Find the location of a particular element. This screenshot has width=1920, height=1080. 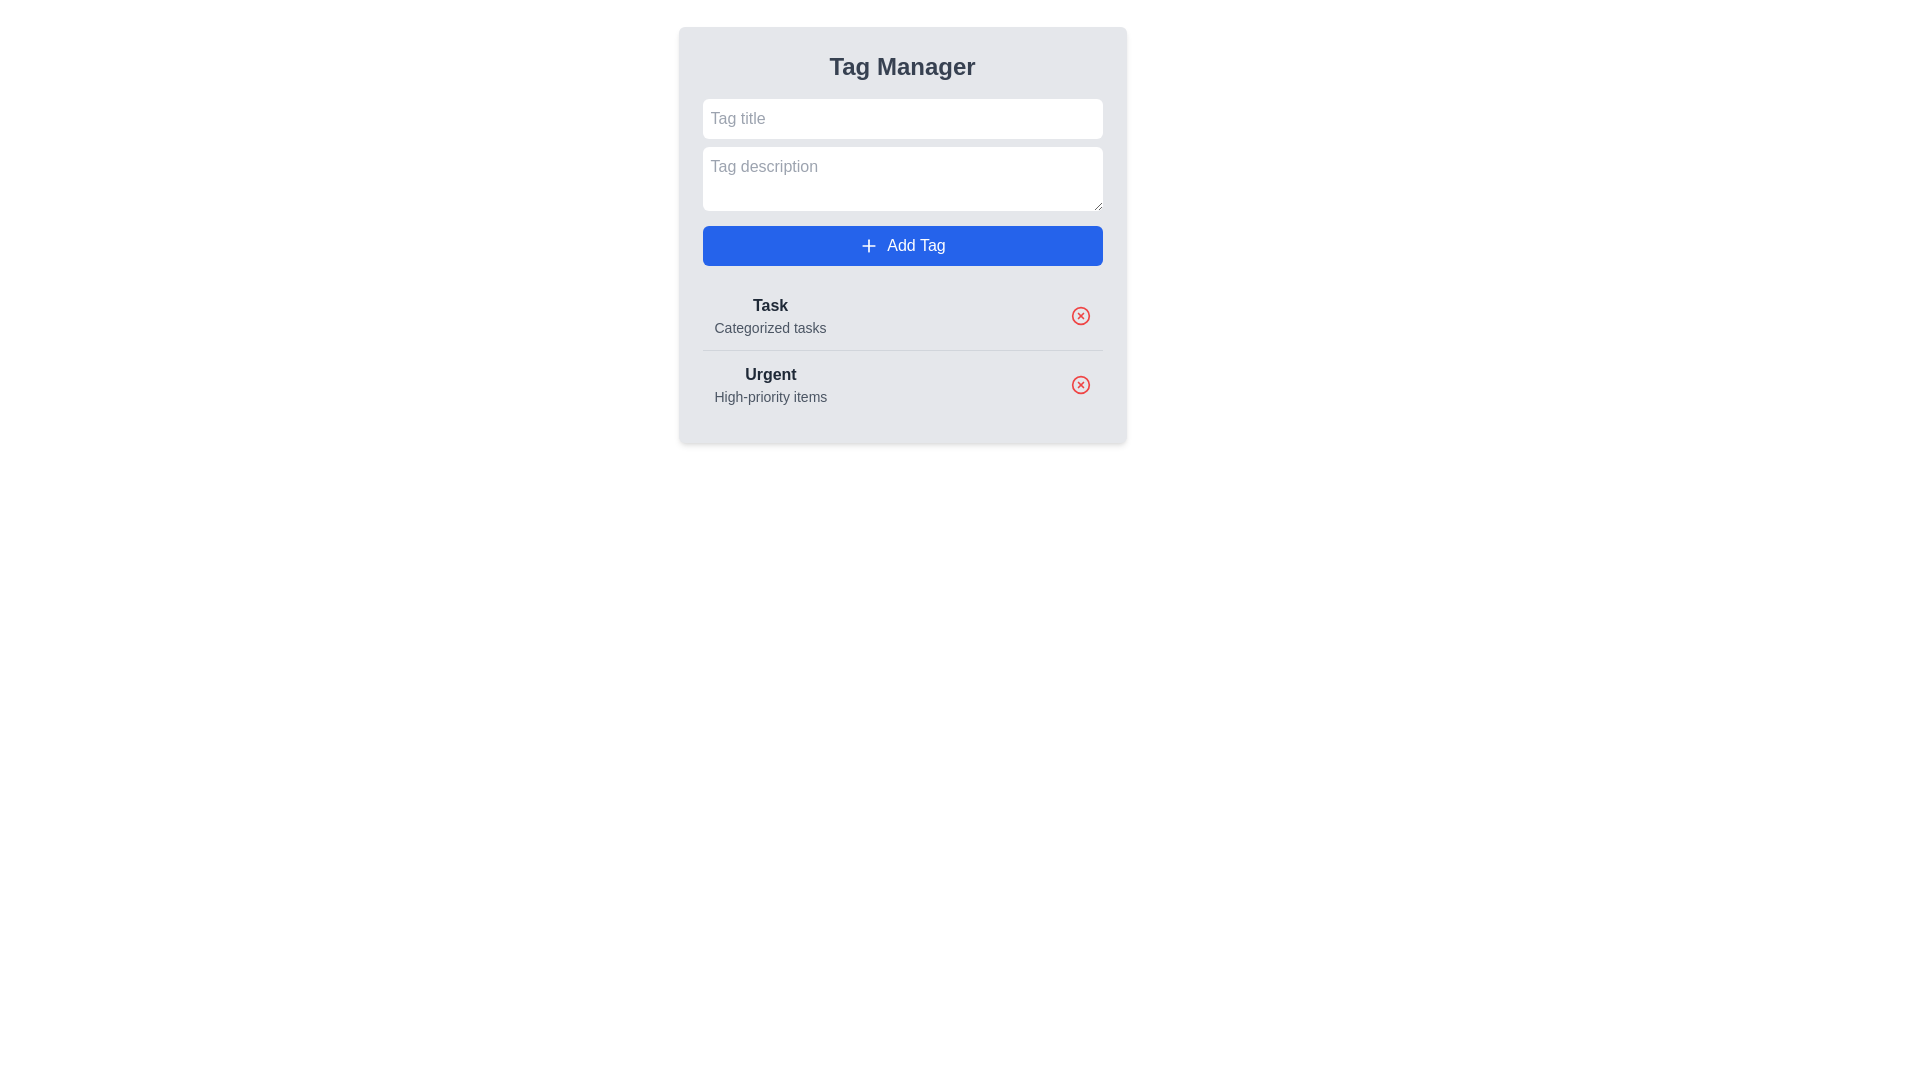

the delete button associated with the 'Urgent' tag in the 'Tag Manager' interface to potentially reveal a tooltip is located at coordinates (1079, 385).